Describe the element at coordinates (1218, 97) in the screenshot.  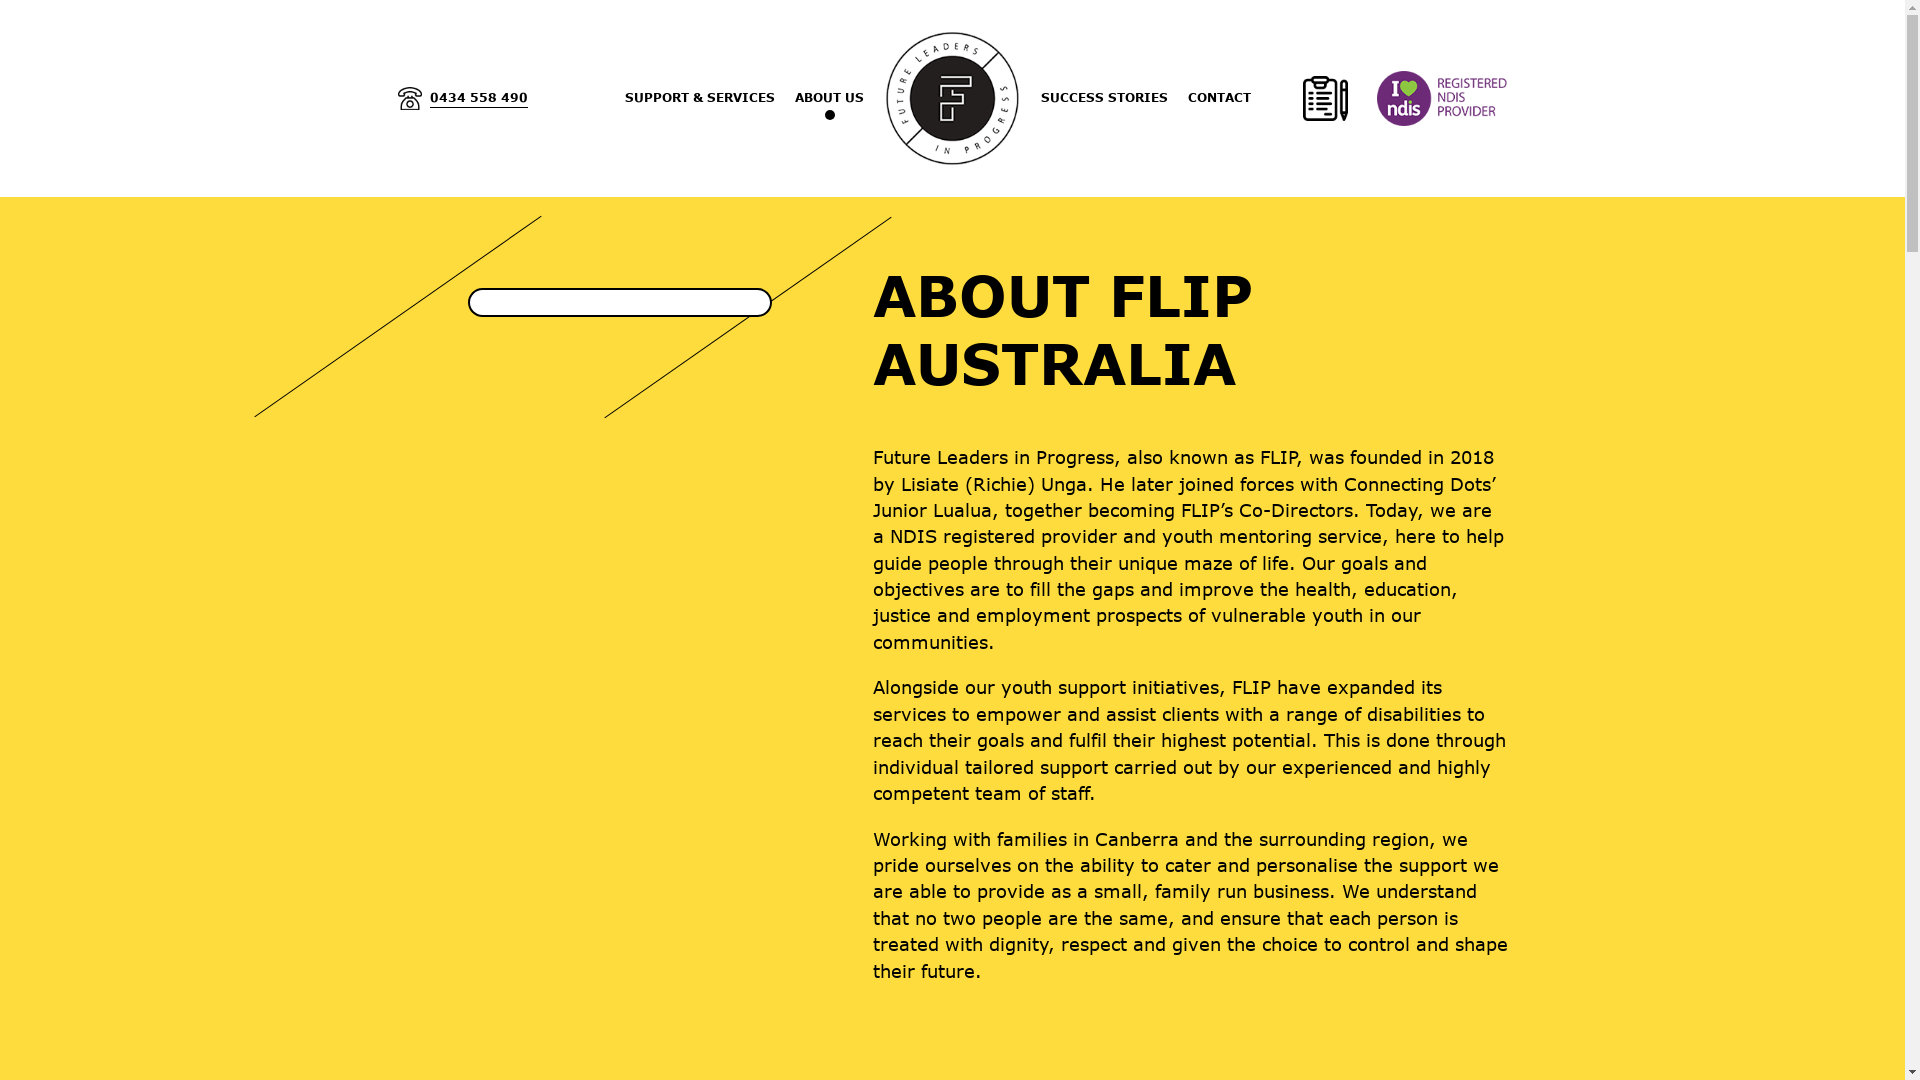
I see `'CONTACT'` at that location.